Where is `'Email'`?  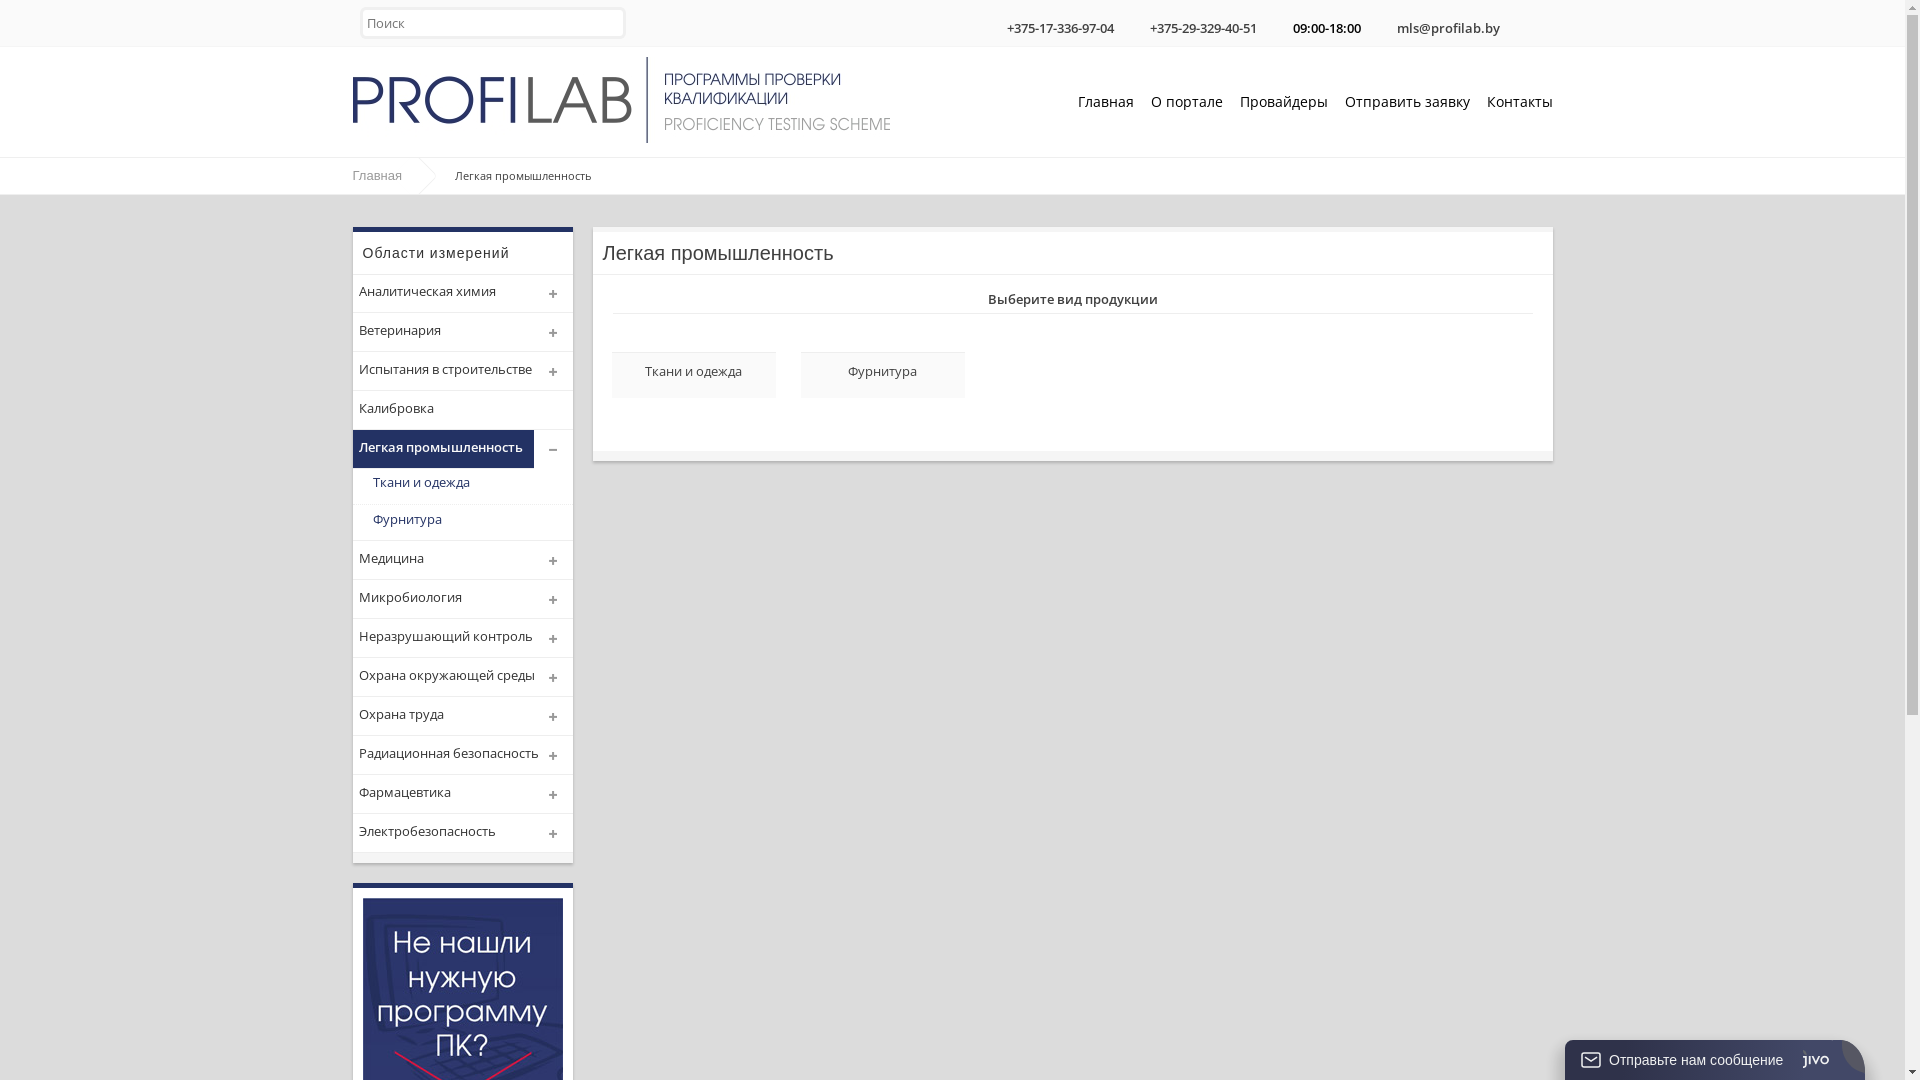
'Email' is located at coordinates (1381, 22).